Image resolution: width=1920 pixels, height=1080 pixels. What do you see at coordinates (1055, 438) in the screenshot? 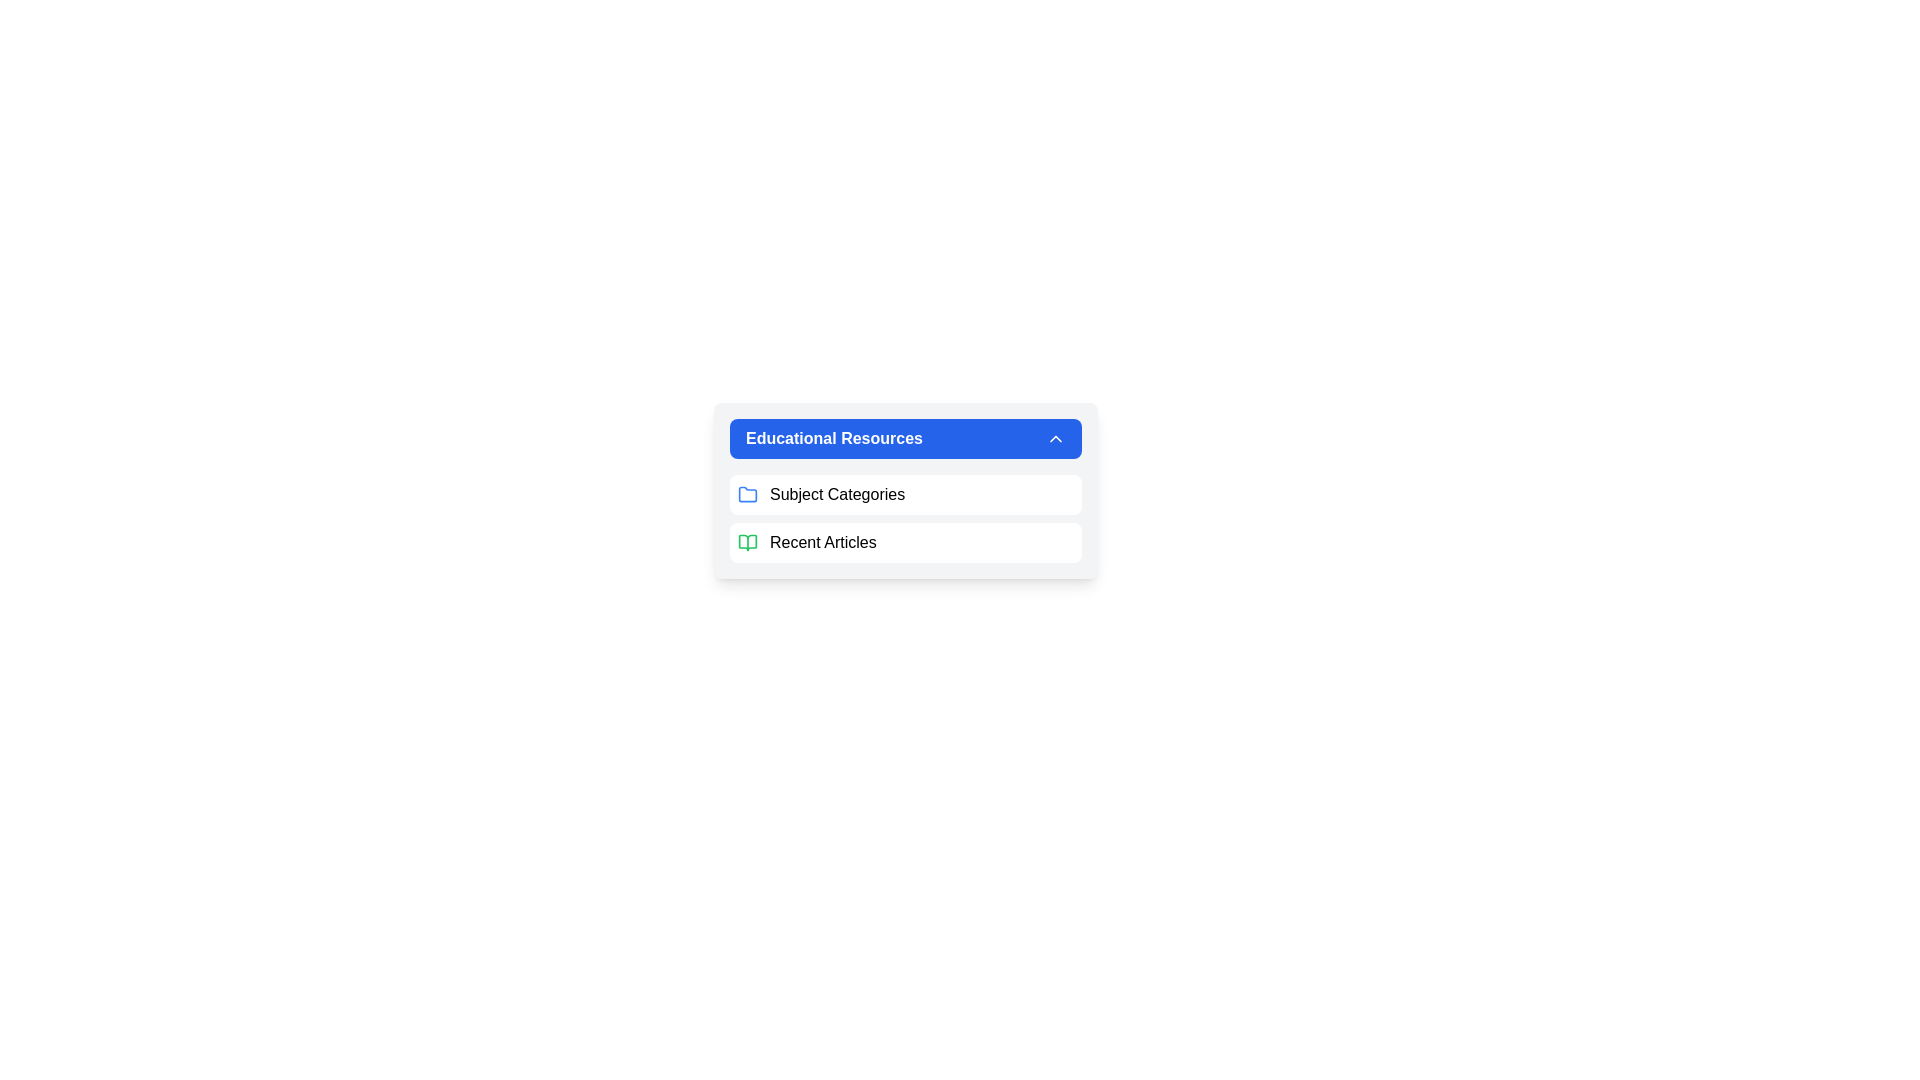
I see `the upward-facing chevron icon in the top-right corner of the blue 'Educational Resources' section` at bounding box center [1055, 438].